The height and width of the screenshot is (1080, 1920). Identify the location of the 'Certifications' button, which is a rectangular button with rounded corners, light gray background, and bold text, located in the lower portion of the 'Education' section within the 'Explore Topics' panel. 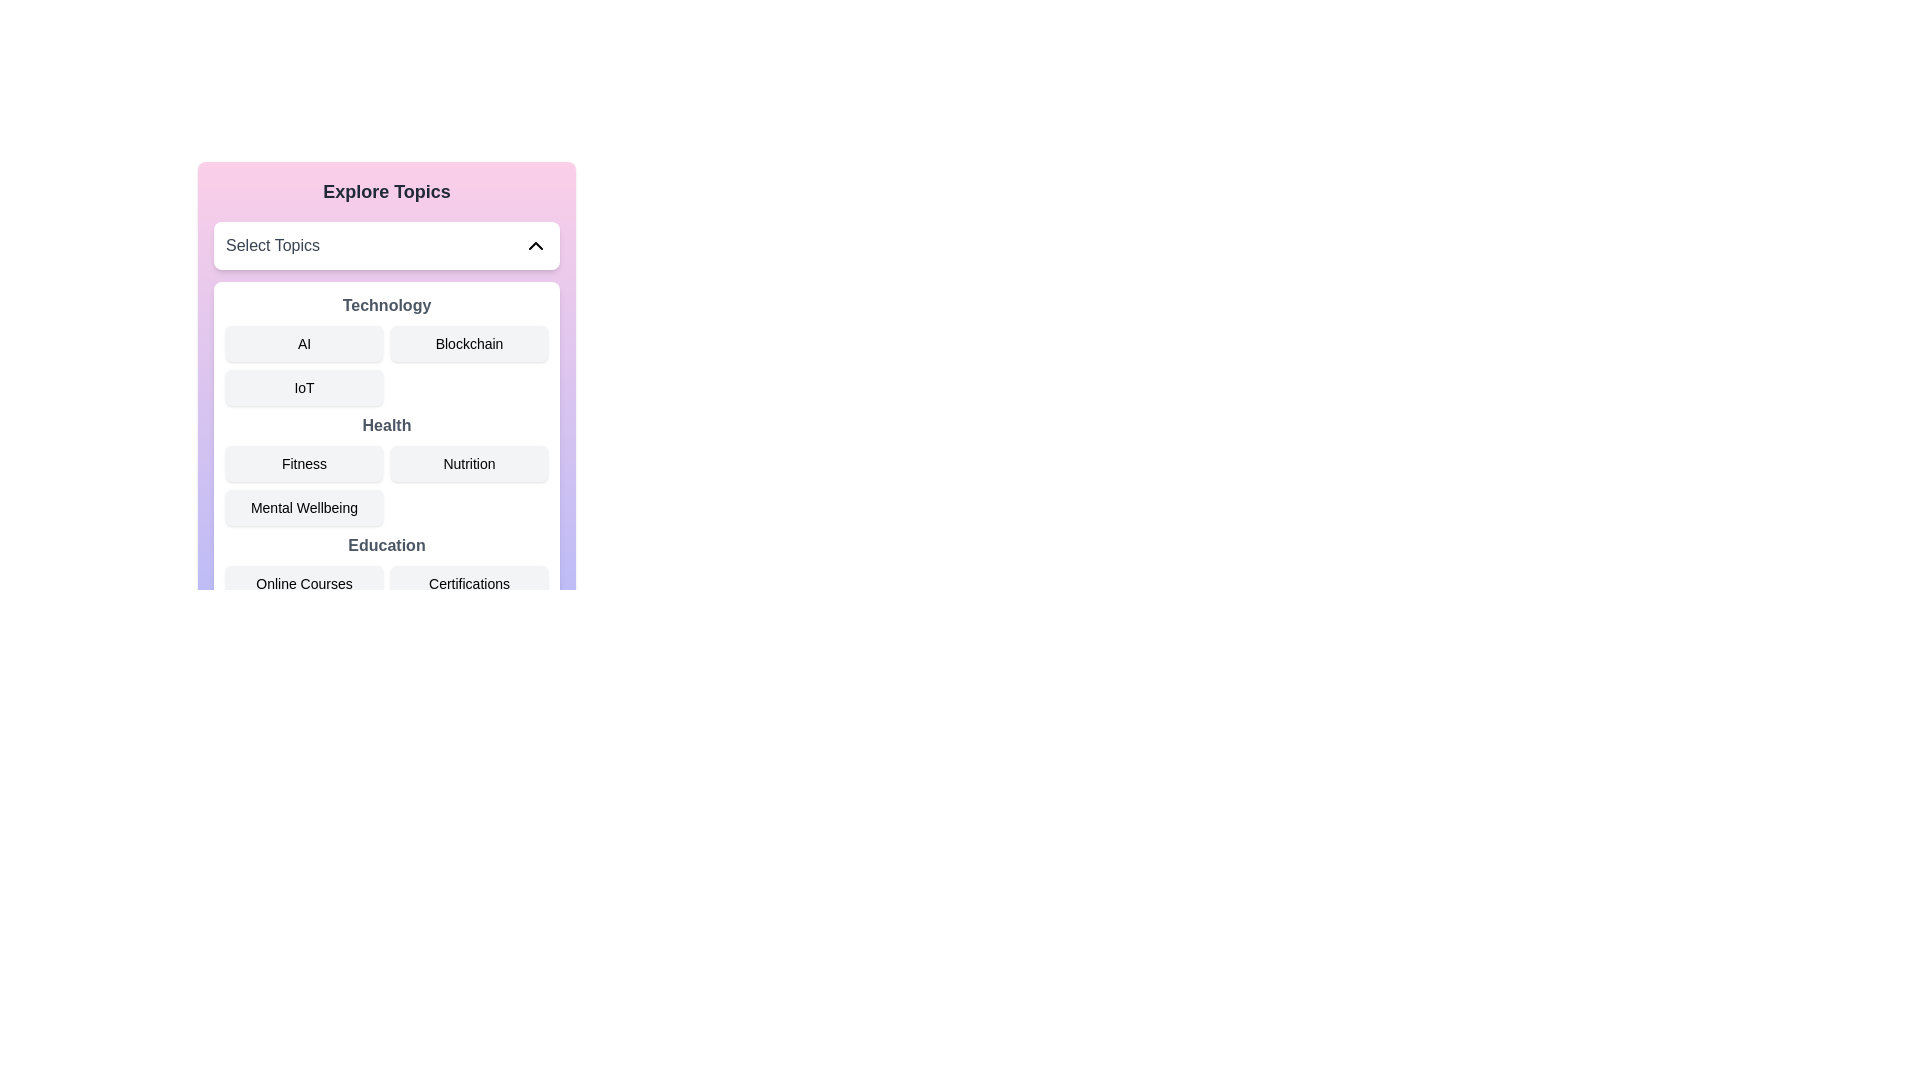
(468, 583).